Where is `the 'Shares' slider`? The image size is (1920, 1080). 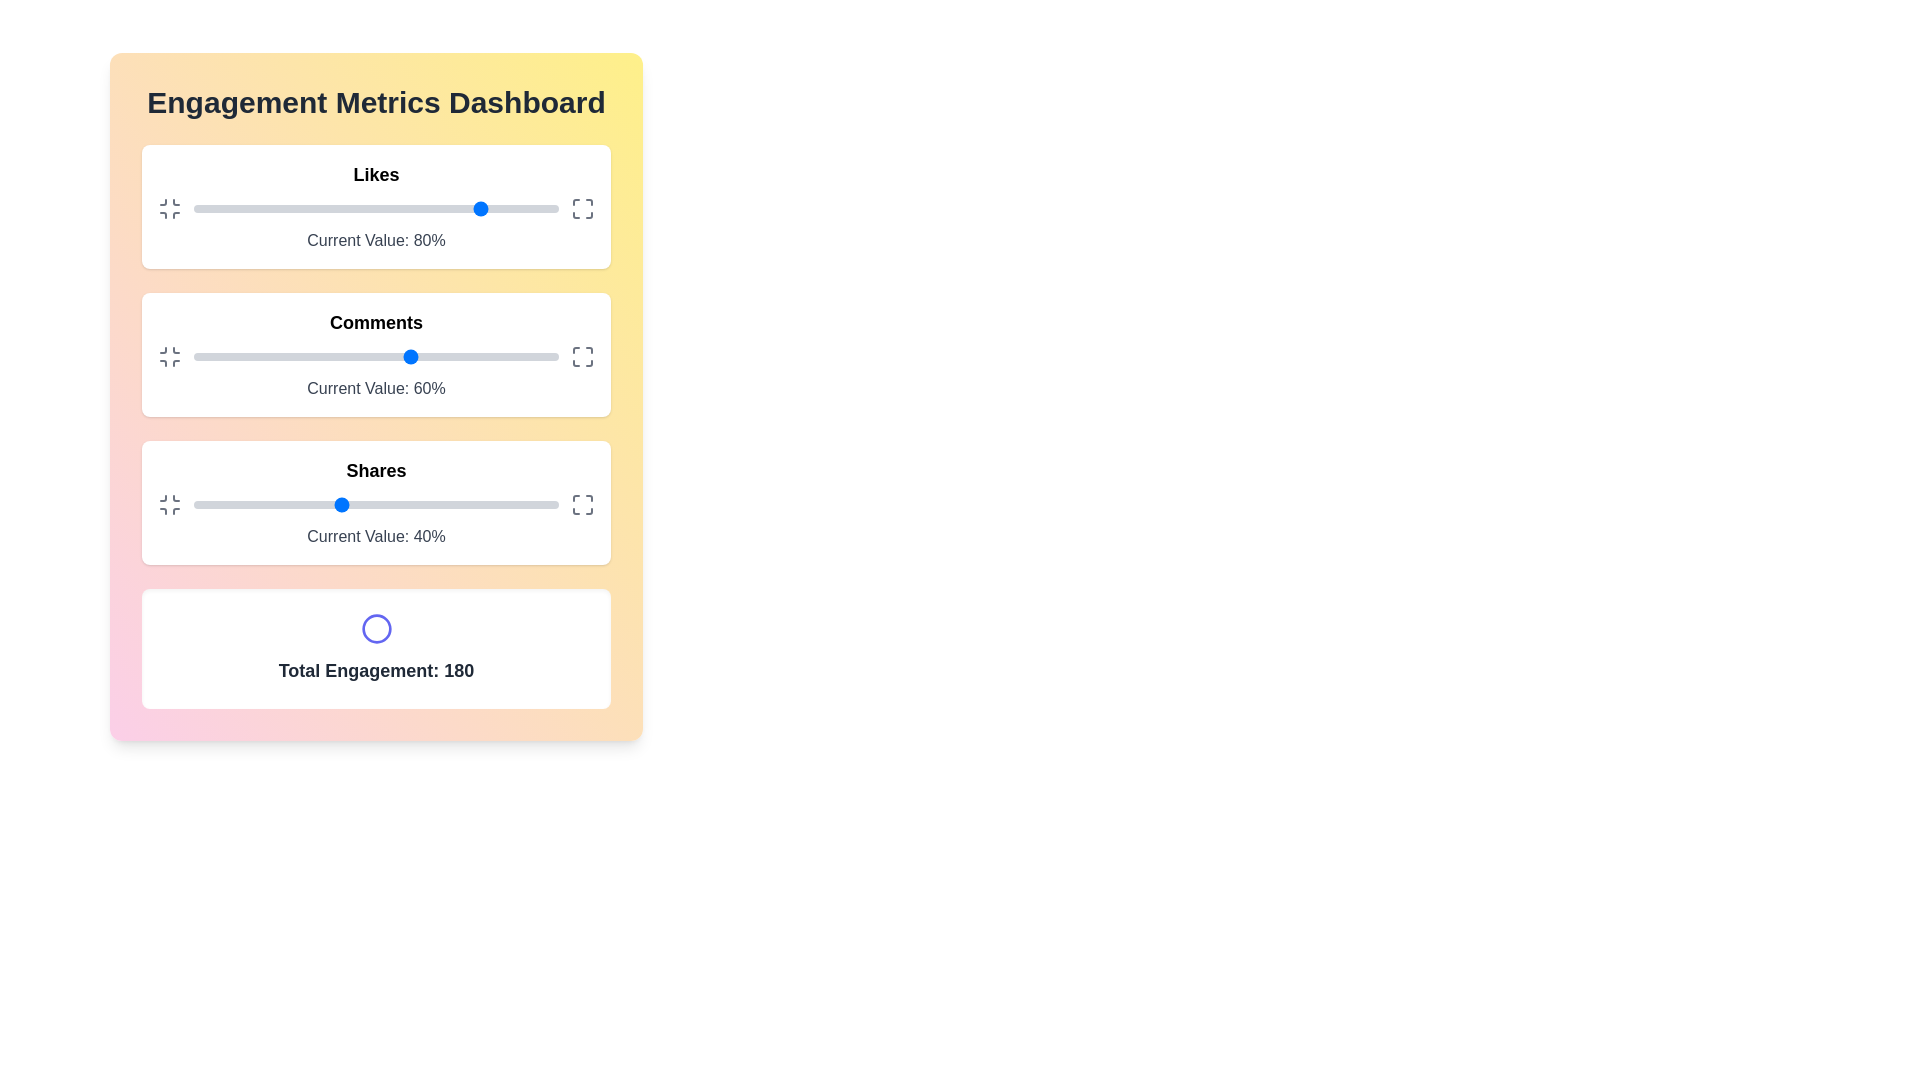 the 'Shares' slider is located at coordinates (365, 504).